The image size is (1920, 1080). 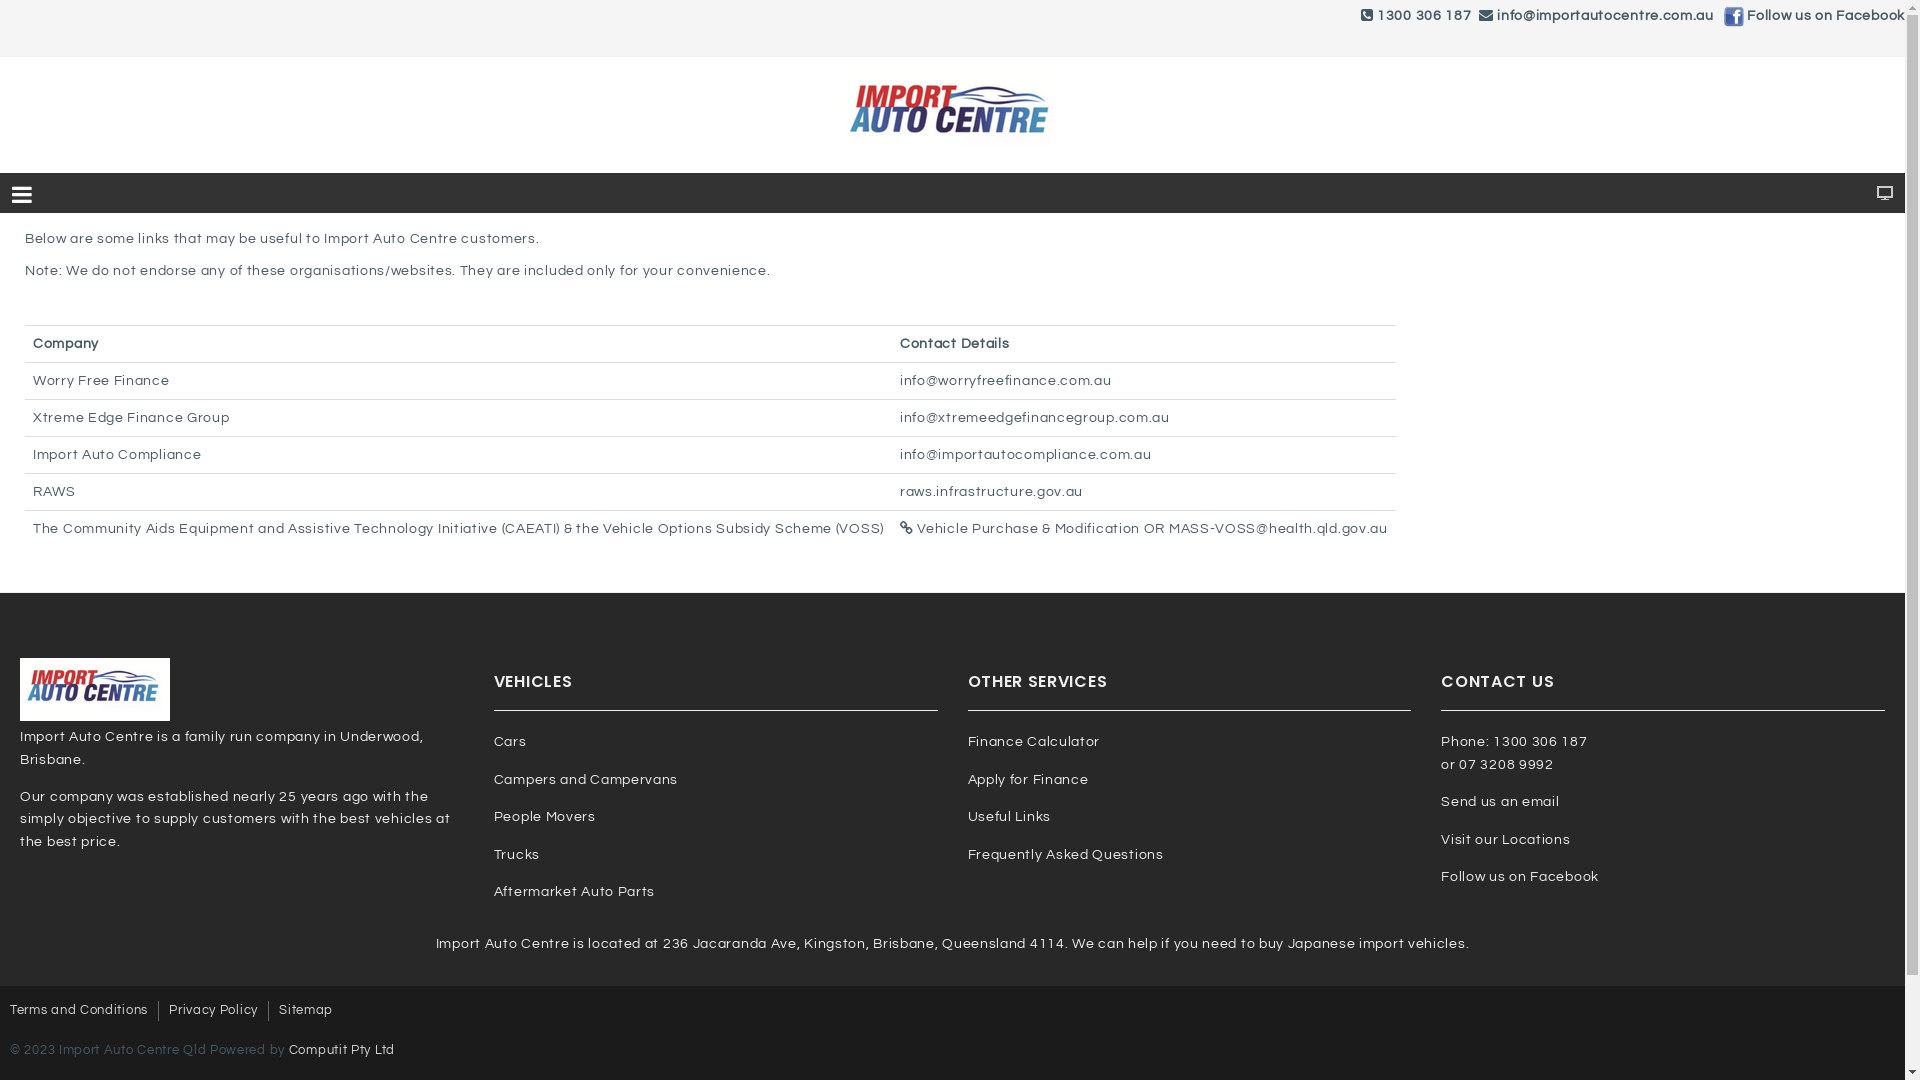 What do you see at coordinates (213, 1010) in the screenshot?
I see `'Privacy Policy'` at bounding box center [213, 1010].